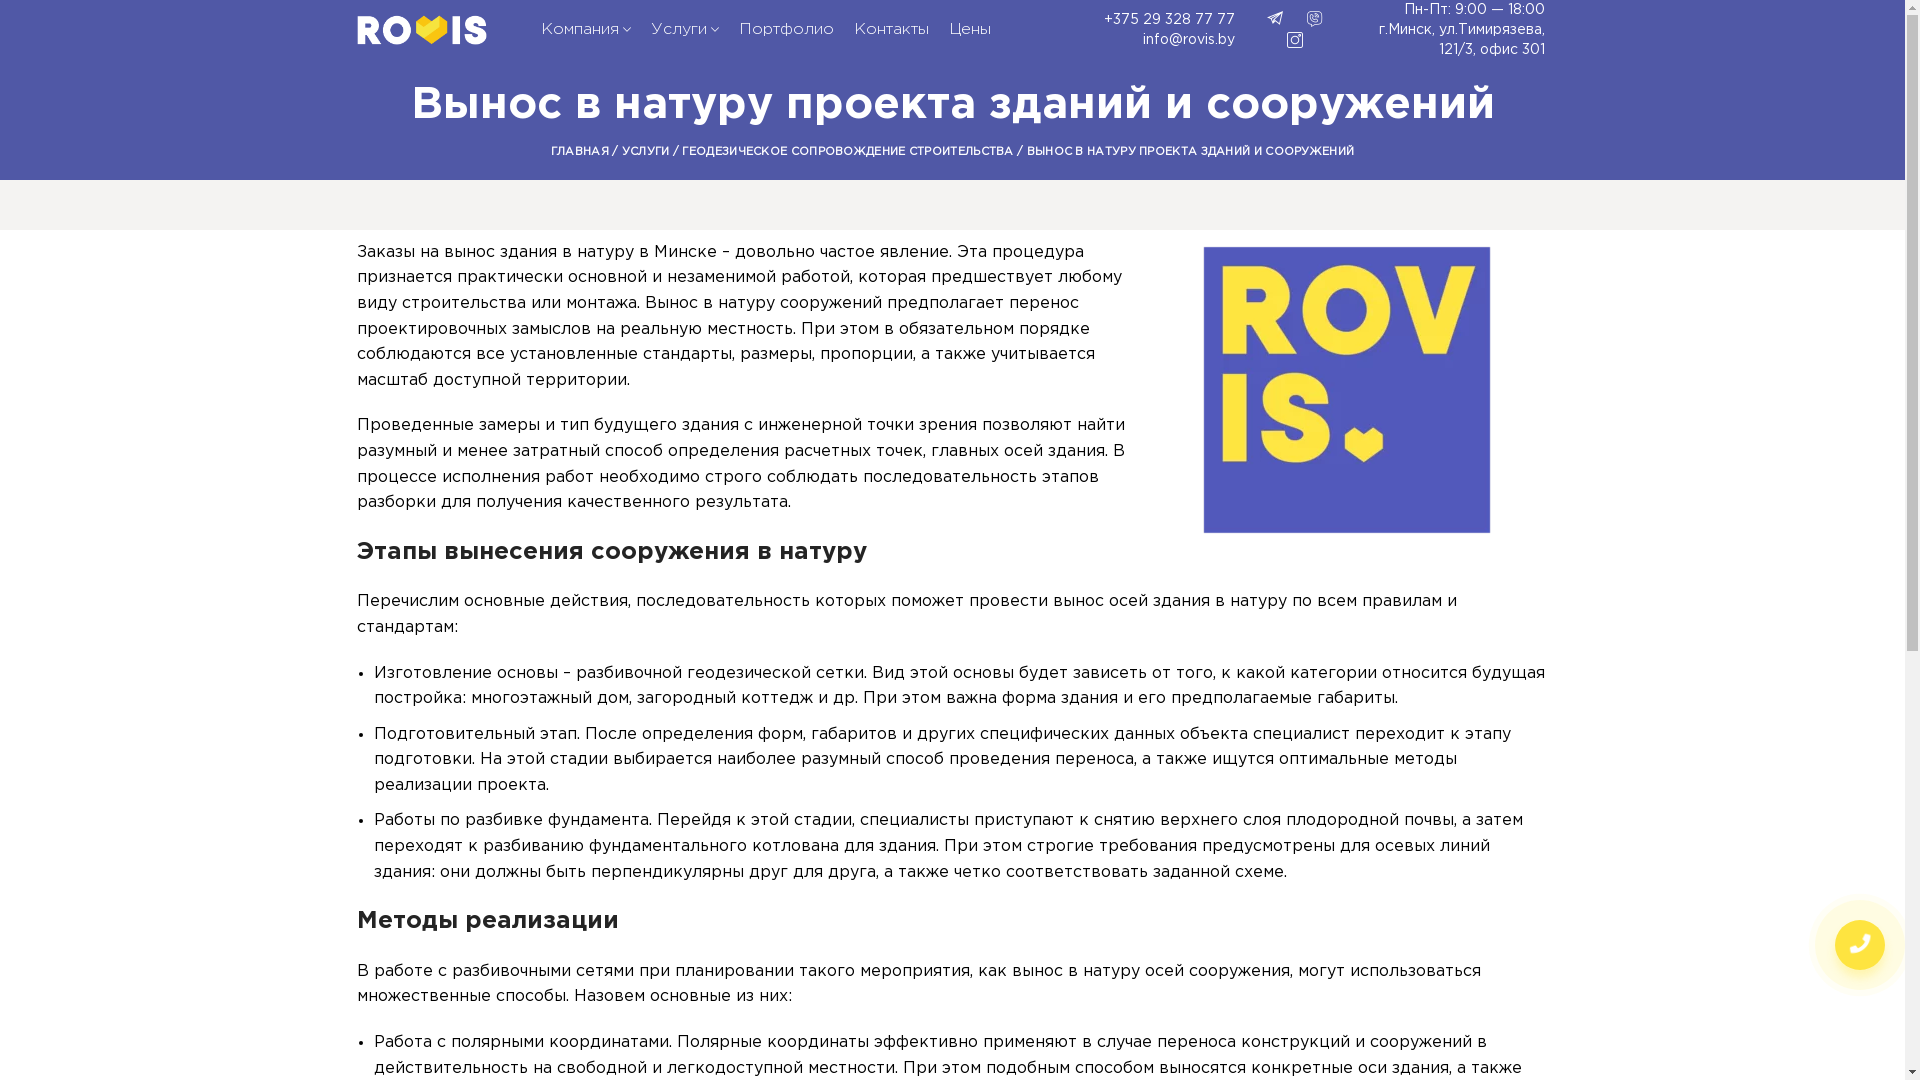 The image size is (1920, 1080). What do you see at coordinates (1045, 19) in the screenshot?
I see `'+375 29 328 77 77'` at bounding box center [1045, 19].